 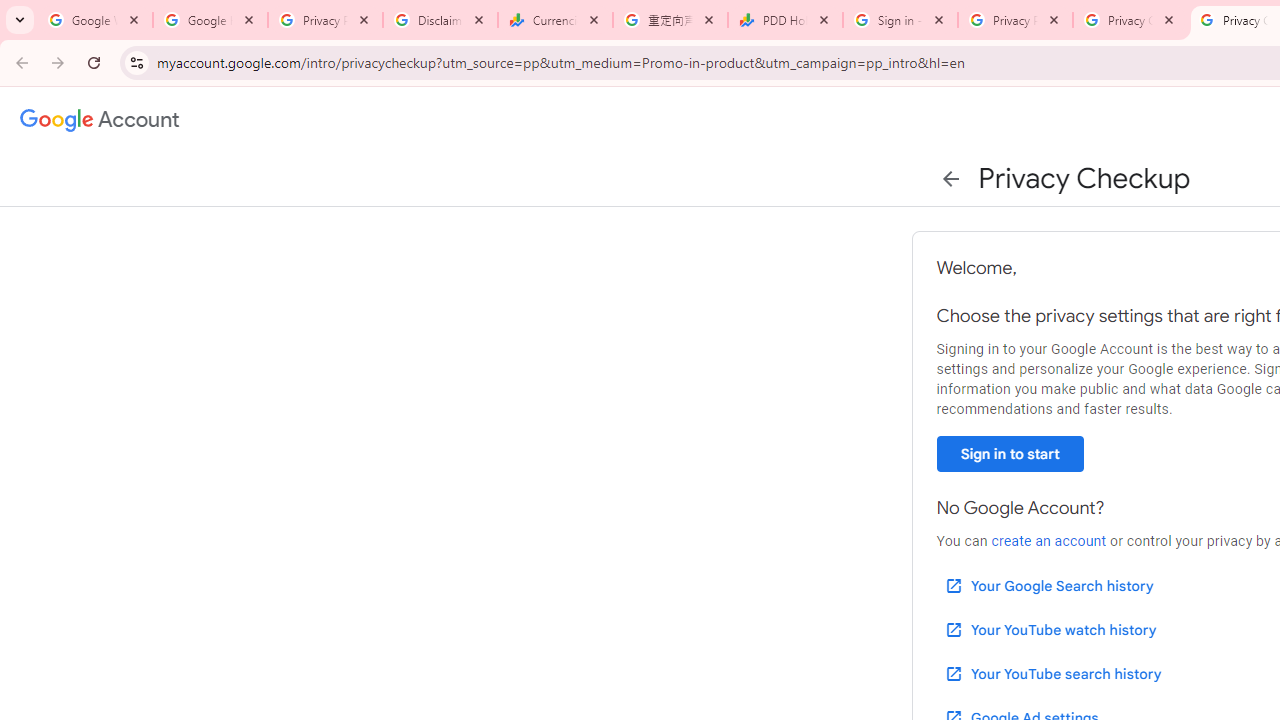 What do you see at coordinates (1130, 20) in the screenshot?
I see `'Privacy Checkup'` at bounding box center [1130, 20].